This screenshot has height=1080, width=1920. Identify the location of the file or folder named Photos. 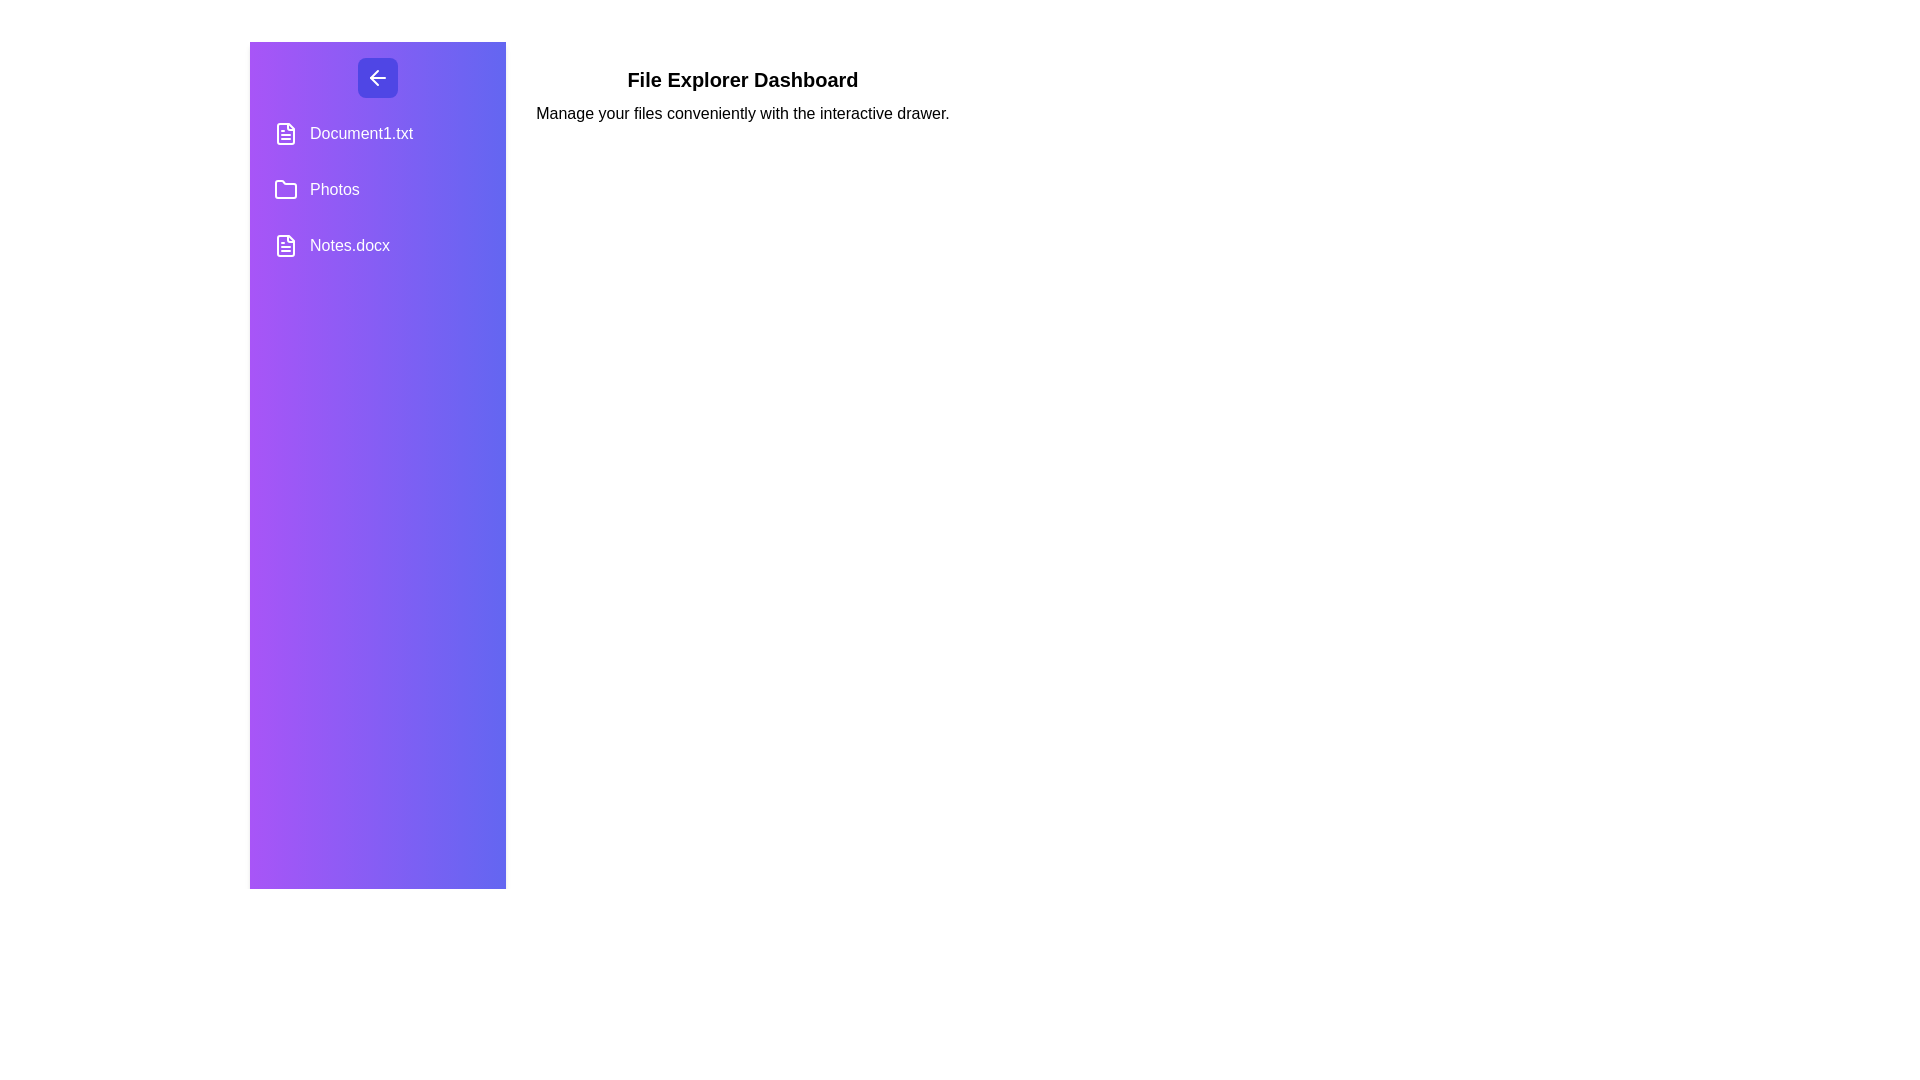
(378, 189).